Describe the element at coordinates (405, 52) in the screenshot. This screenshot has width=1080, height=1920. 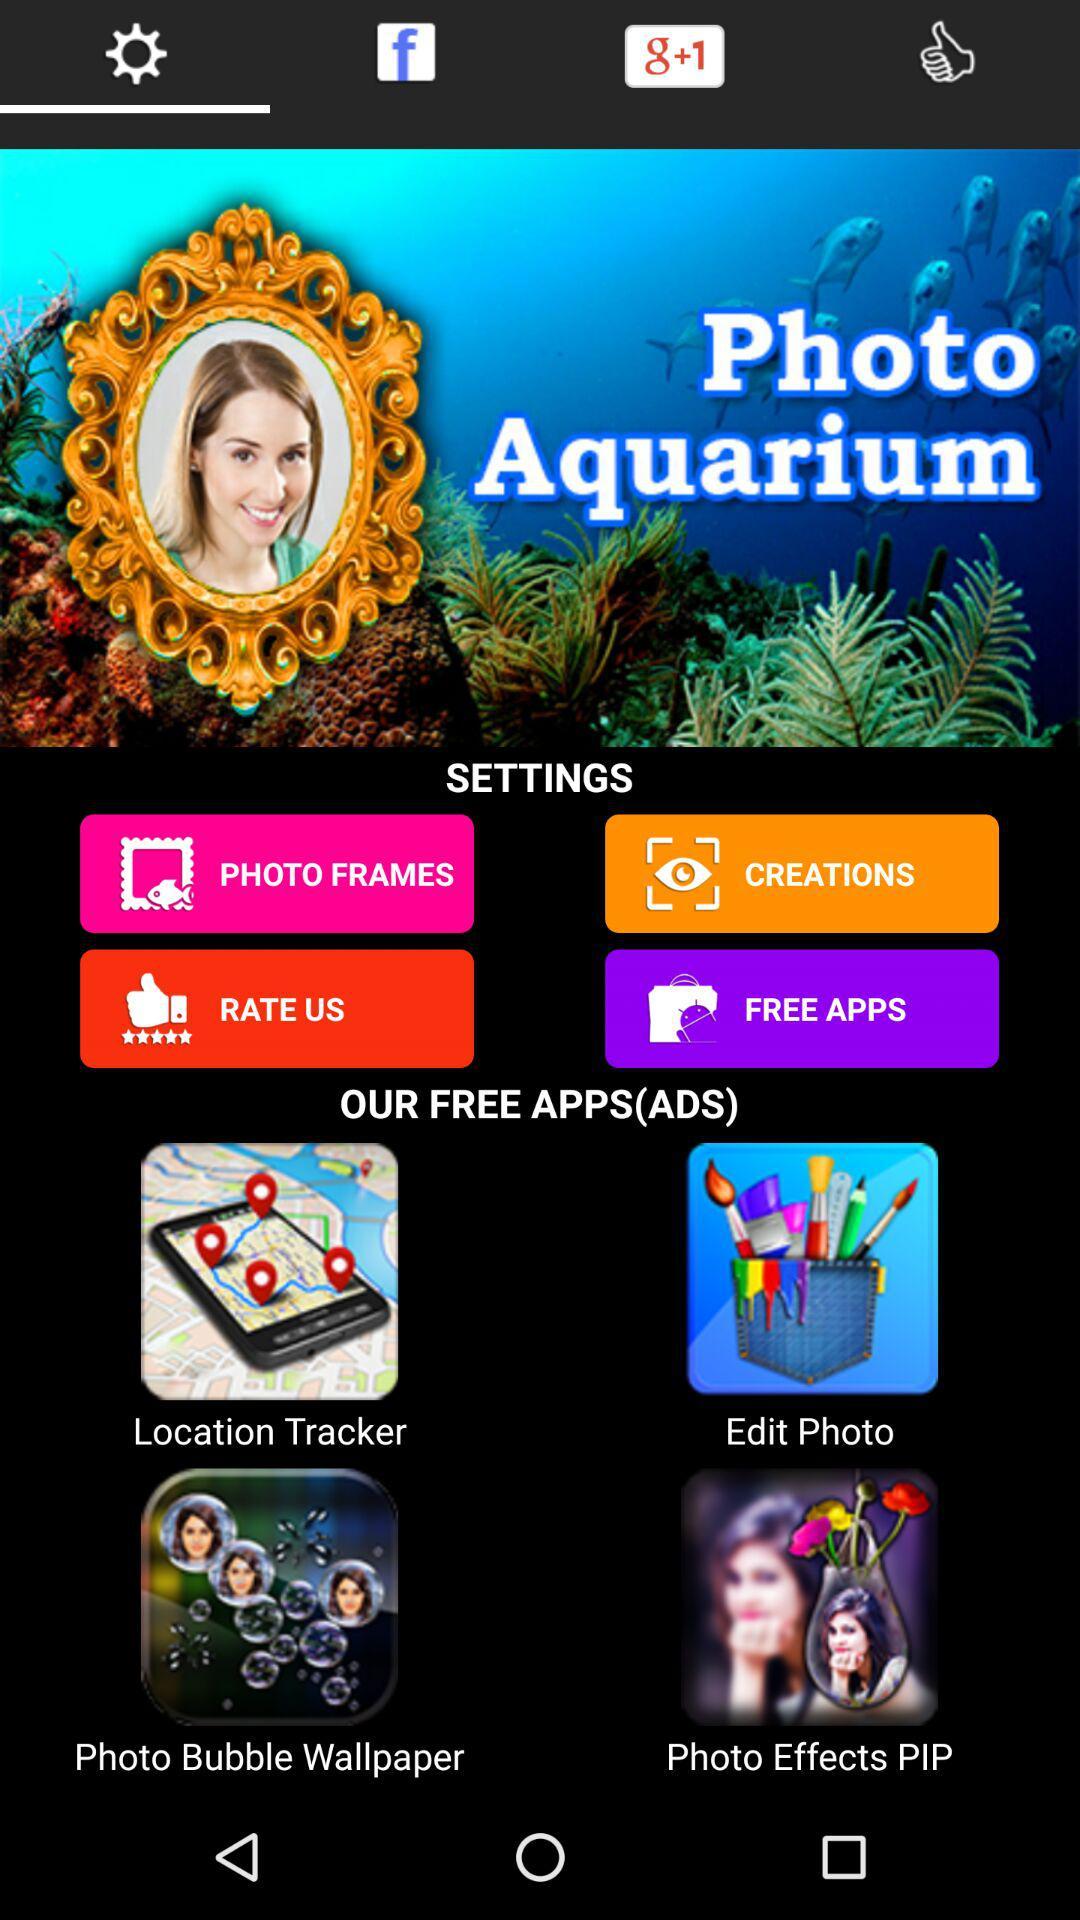
I see `facebook option` at that location.